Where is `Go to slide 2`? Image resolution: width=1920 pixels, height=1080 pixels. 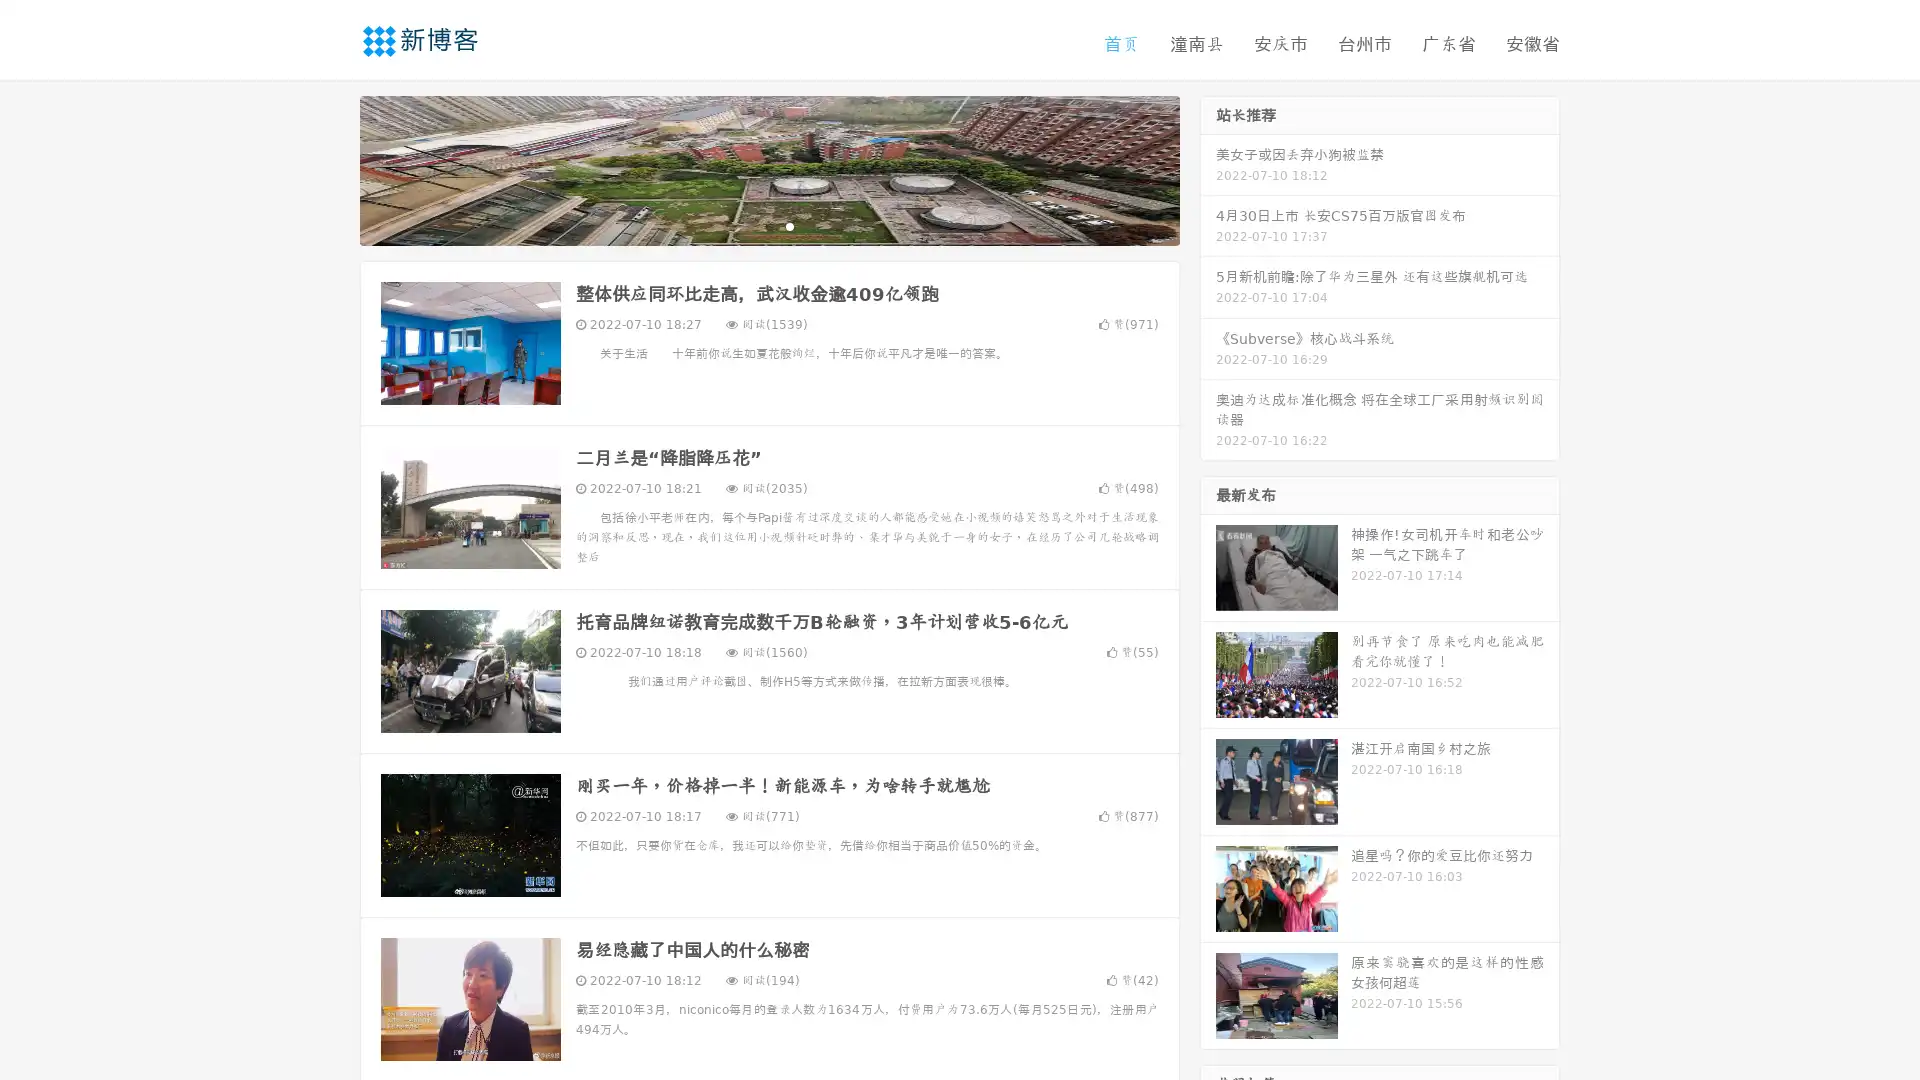
Go to slide 2 is located at coordinates (768, 225).